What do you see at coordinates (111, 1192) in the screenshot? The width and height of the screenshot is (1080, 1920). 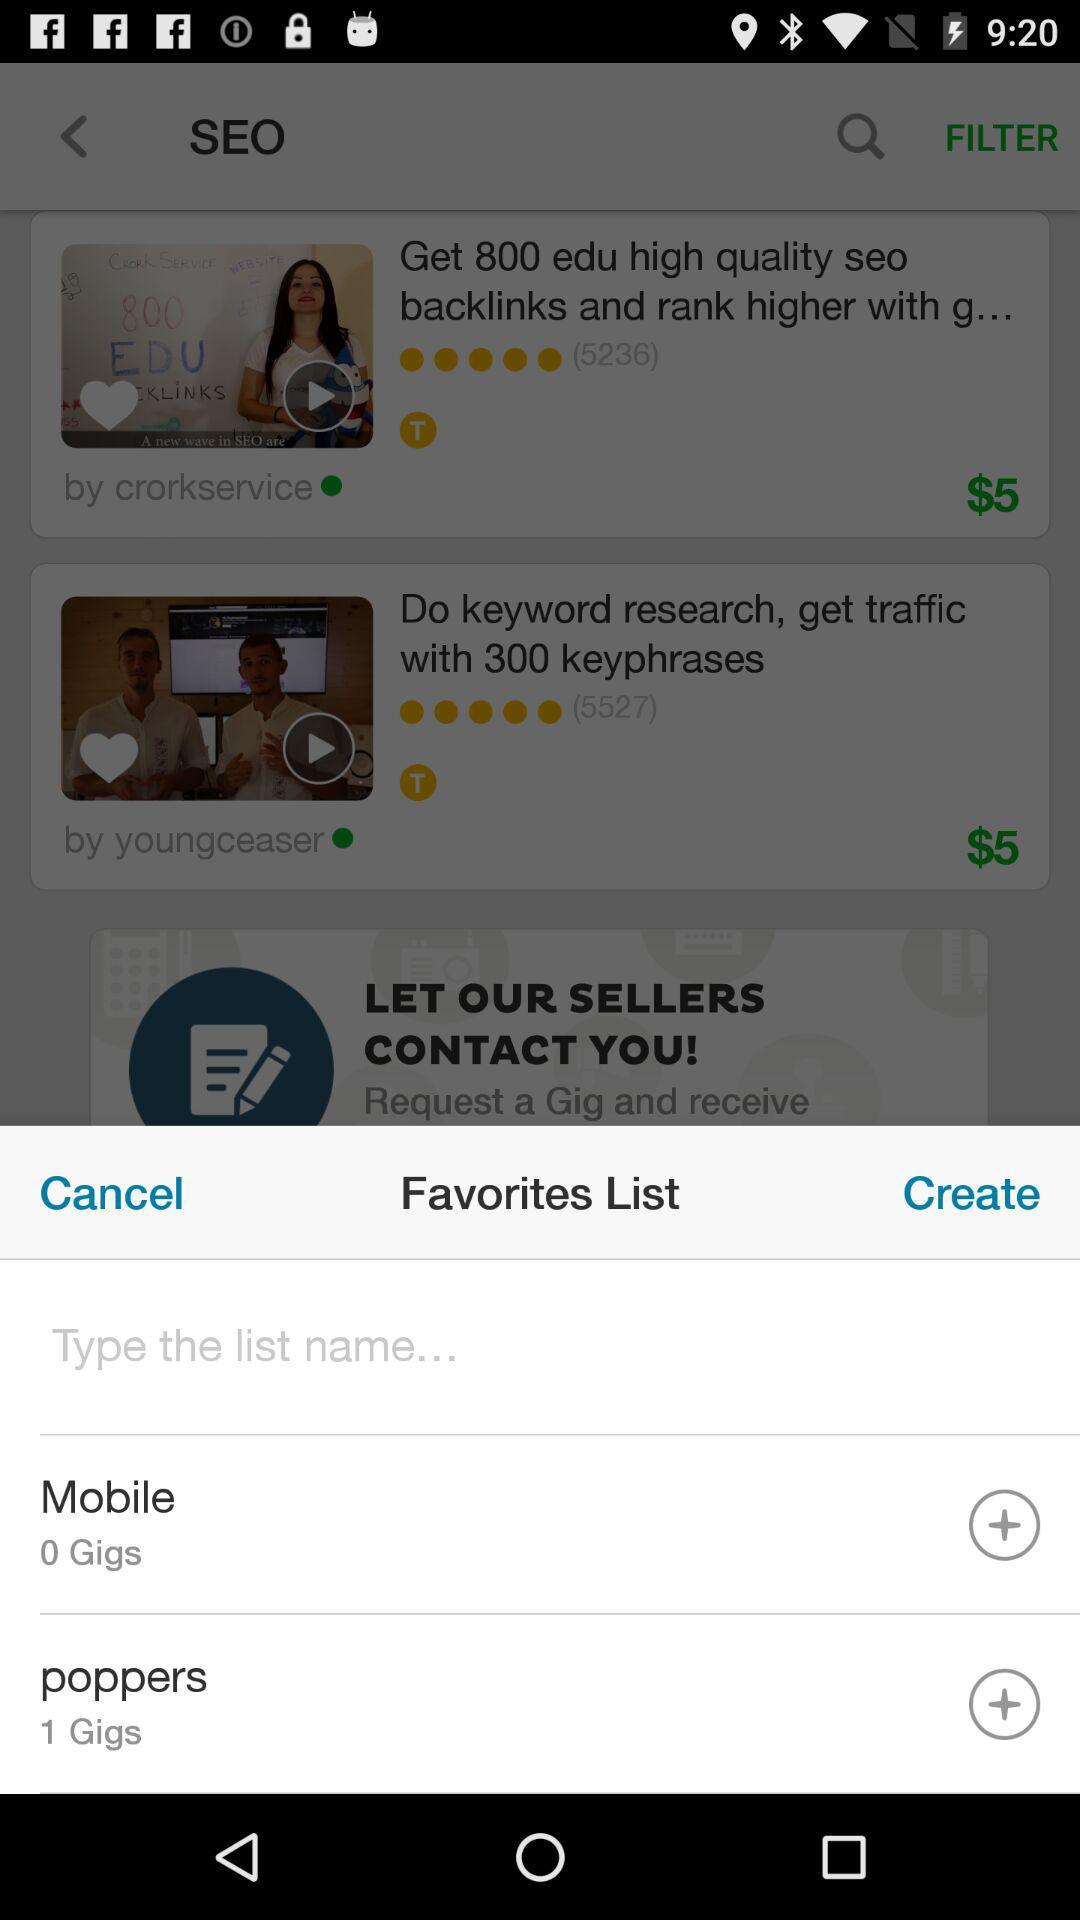 I see `icon on the left` at bounding box center [111, 1192].